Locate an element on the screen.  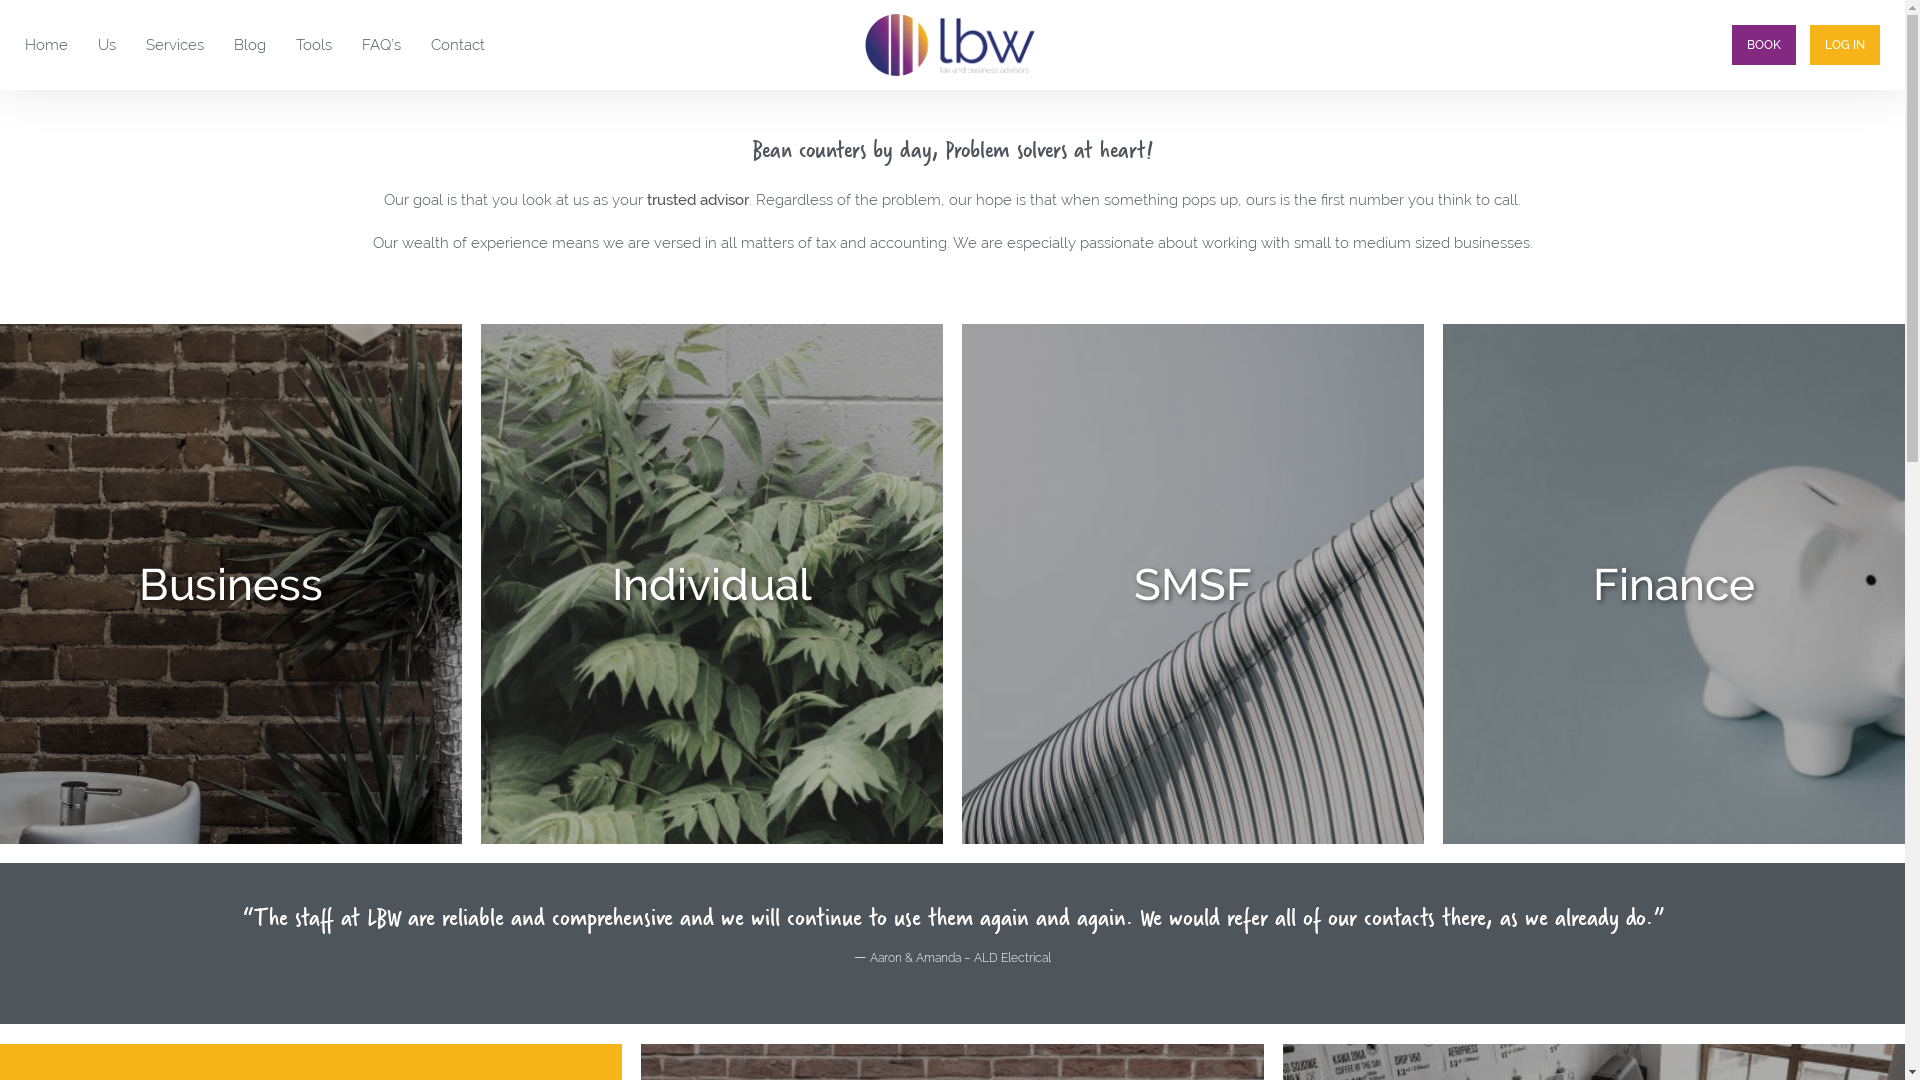
'Us' is located at coordinates (105, 45).